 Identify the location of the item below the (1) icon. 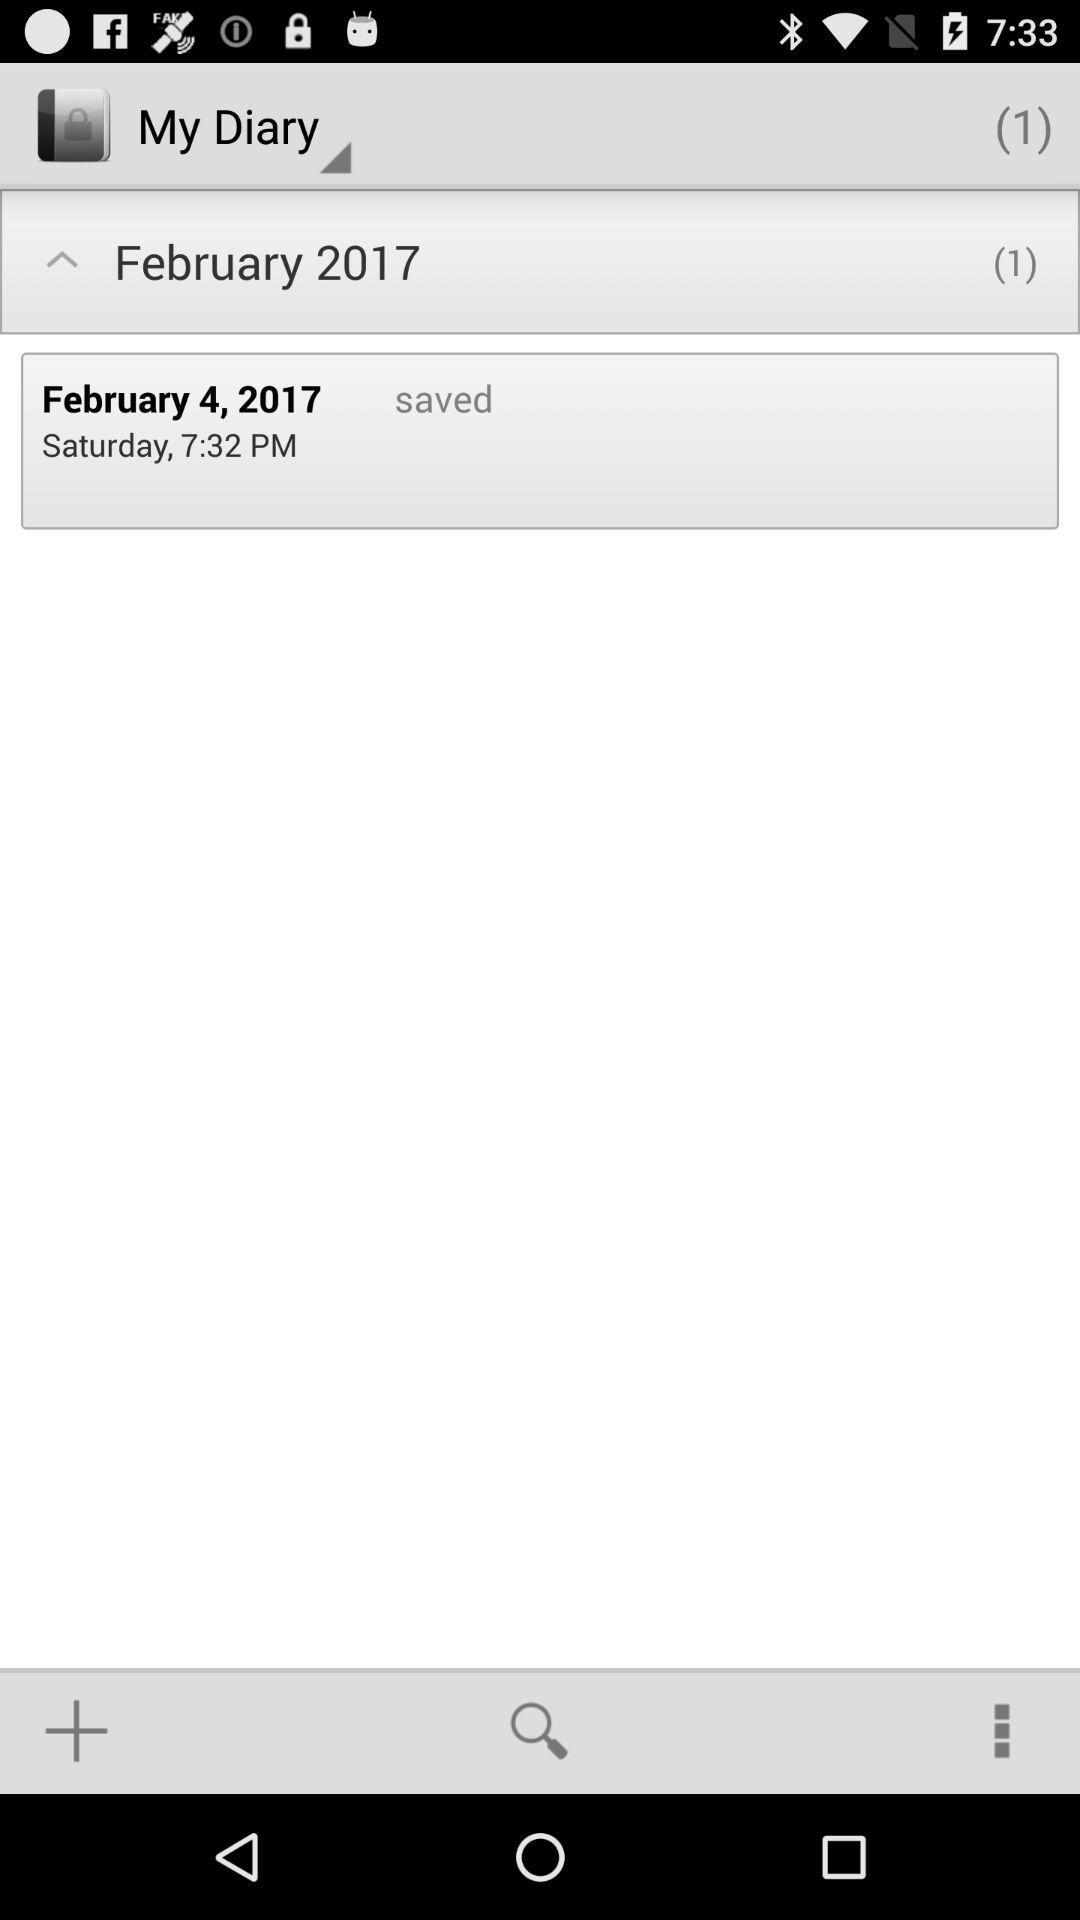
(1002, 1730).